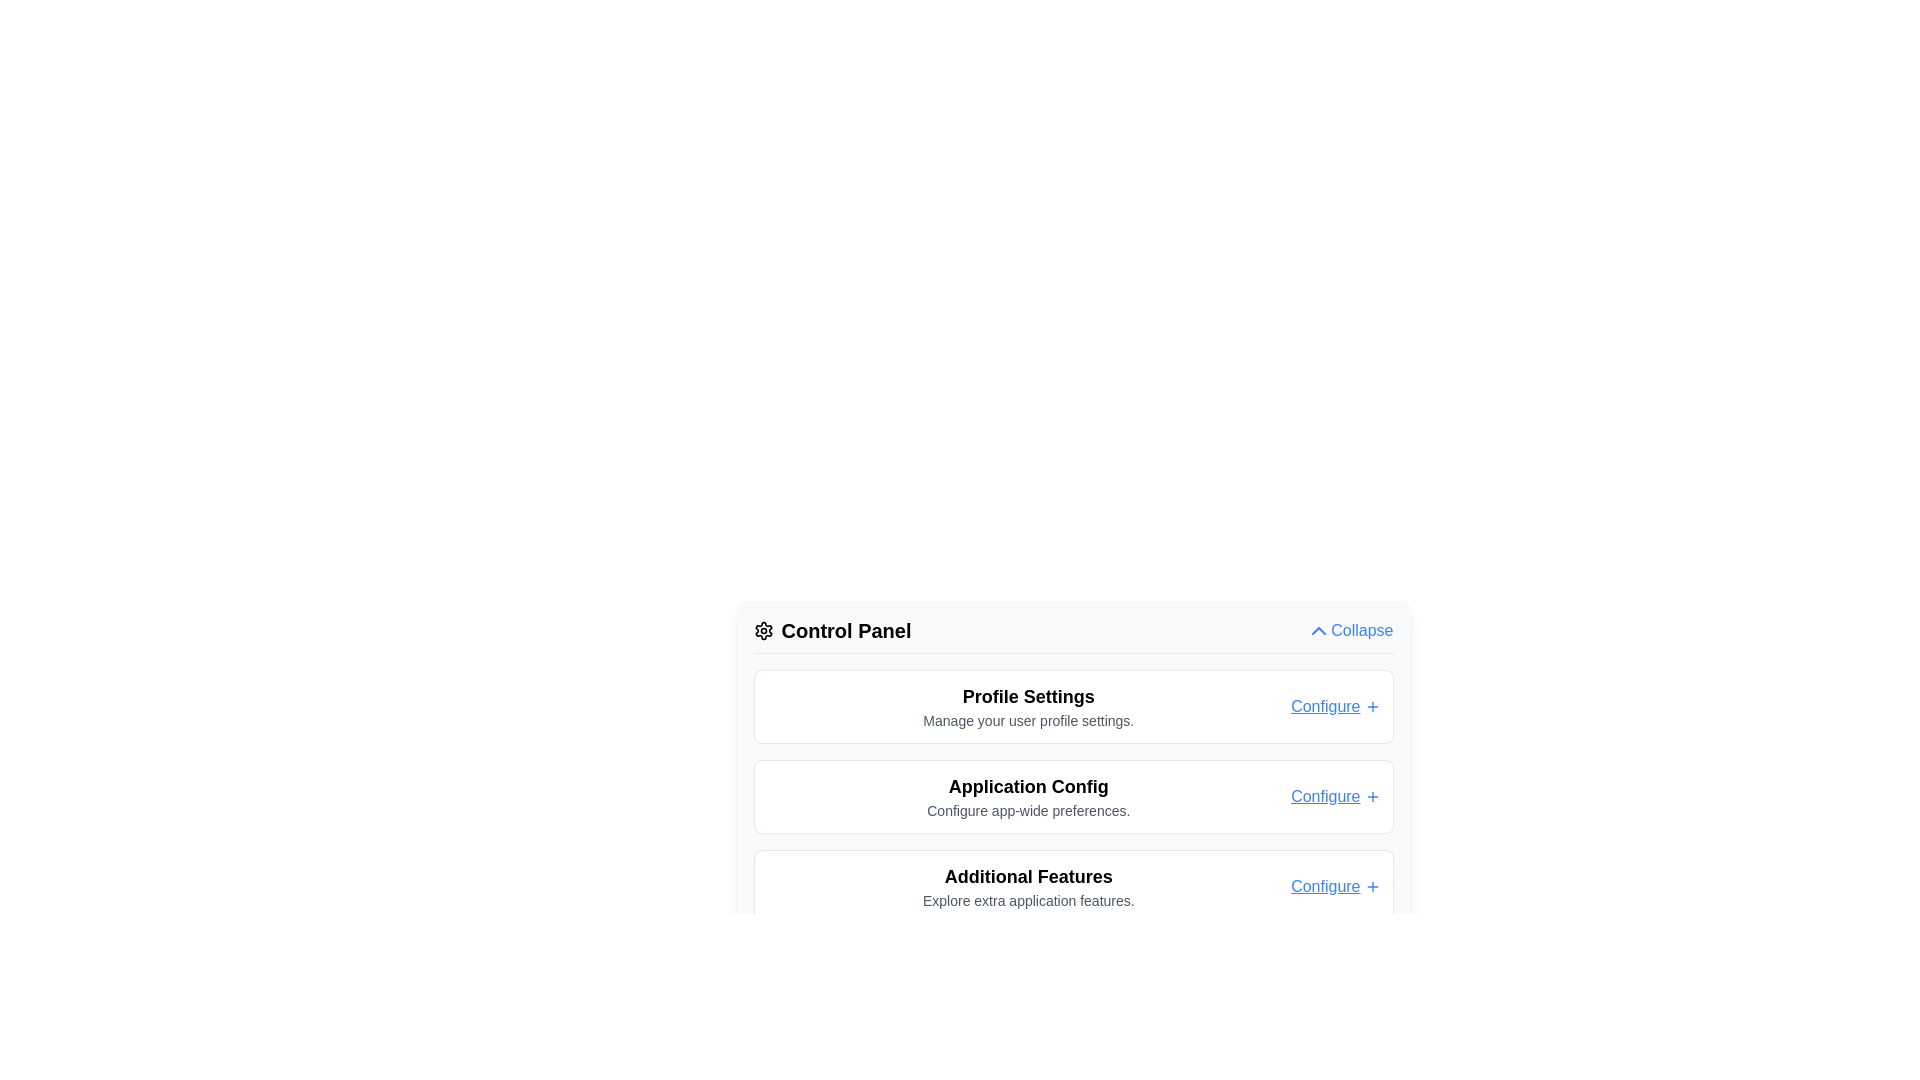  I want to click on the 'Additional Features' label that includes the header and subtext, which is centrally located within the third item of a vertical list, so click(1028, 886).